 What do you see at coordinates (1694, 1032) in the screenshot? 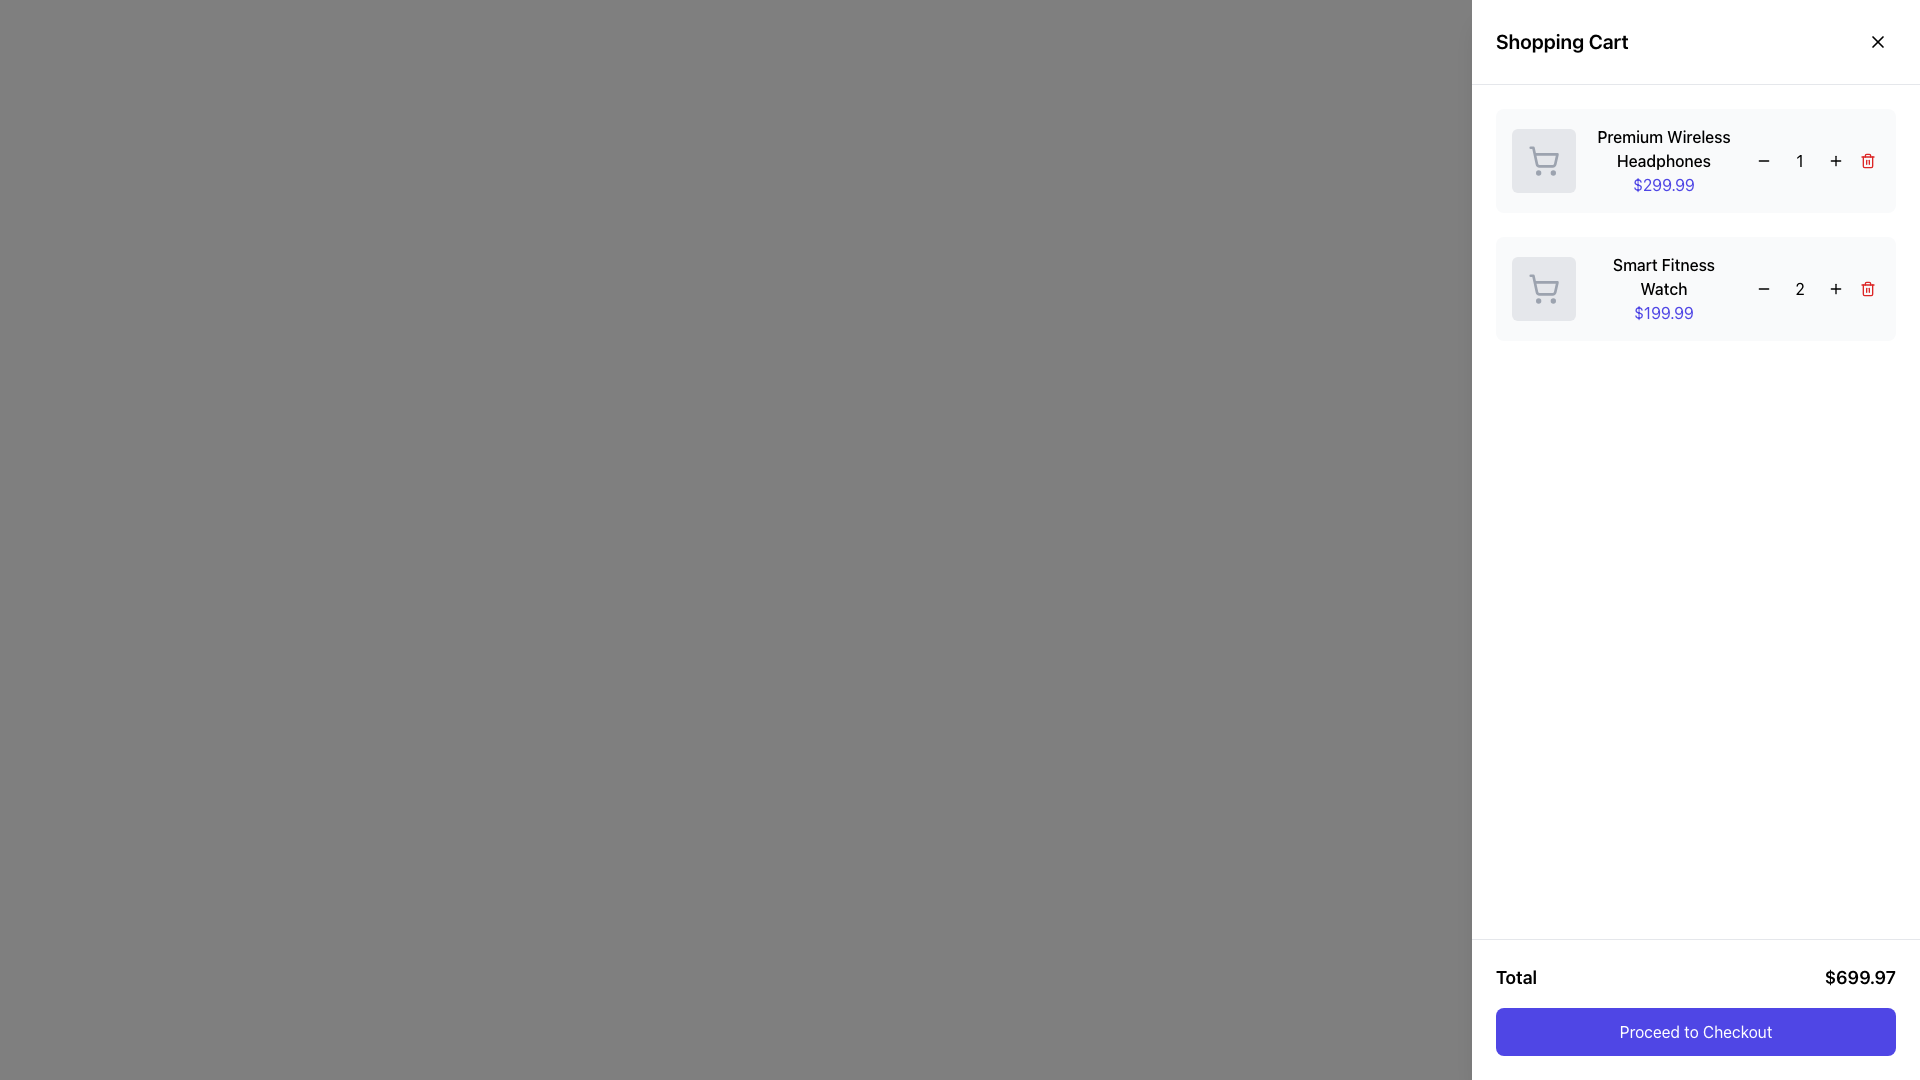
I see `the button located at the bottom-right of the shopping cart panel, directly below the 'Total $699.97' text, to proceed to the checkout page` at bounding box center [1694, 1032].